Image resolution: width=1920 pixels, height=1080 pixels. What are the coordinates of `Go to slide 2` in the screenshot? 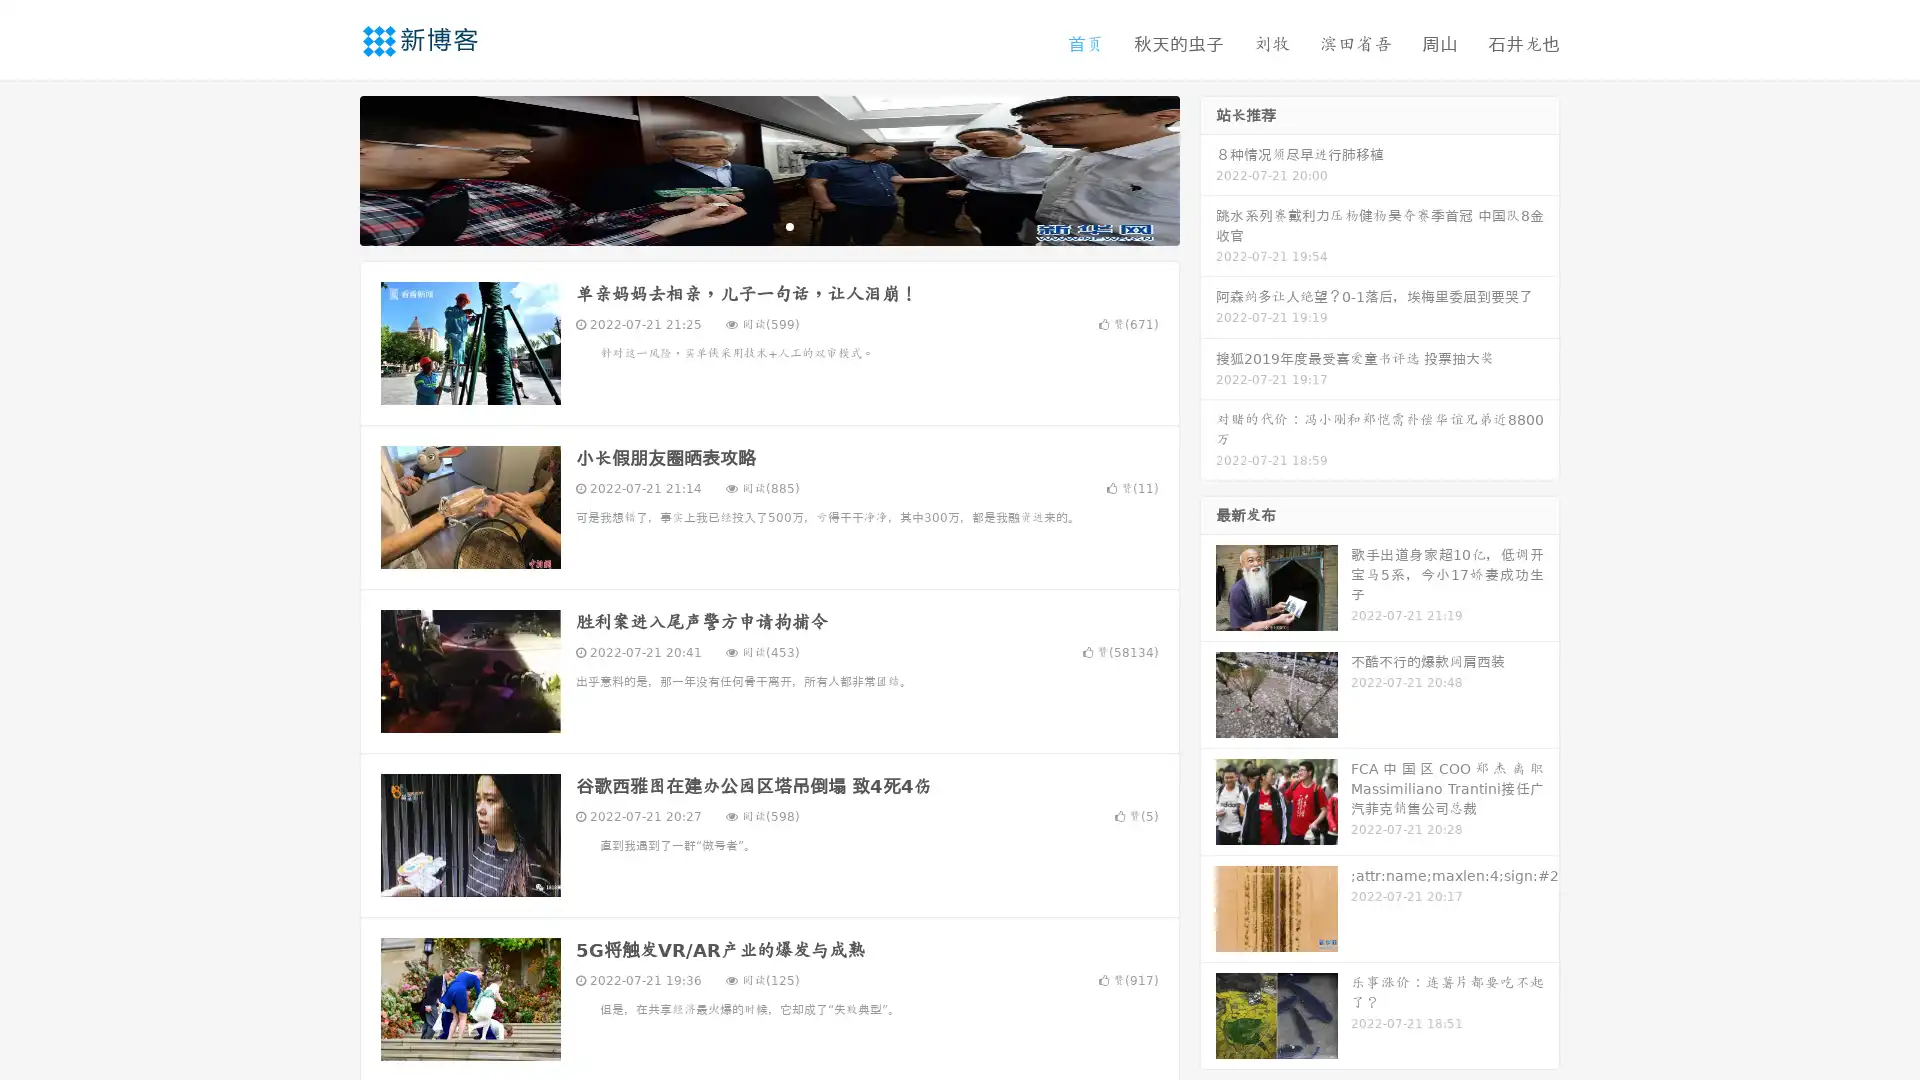 It's located at (768, 225).